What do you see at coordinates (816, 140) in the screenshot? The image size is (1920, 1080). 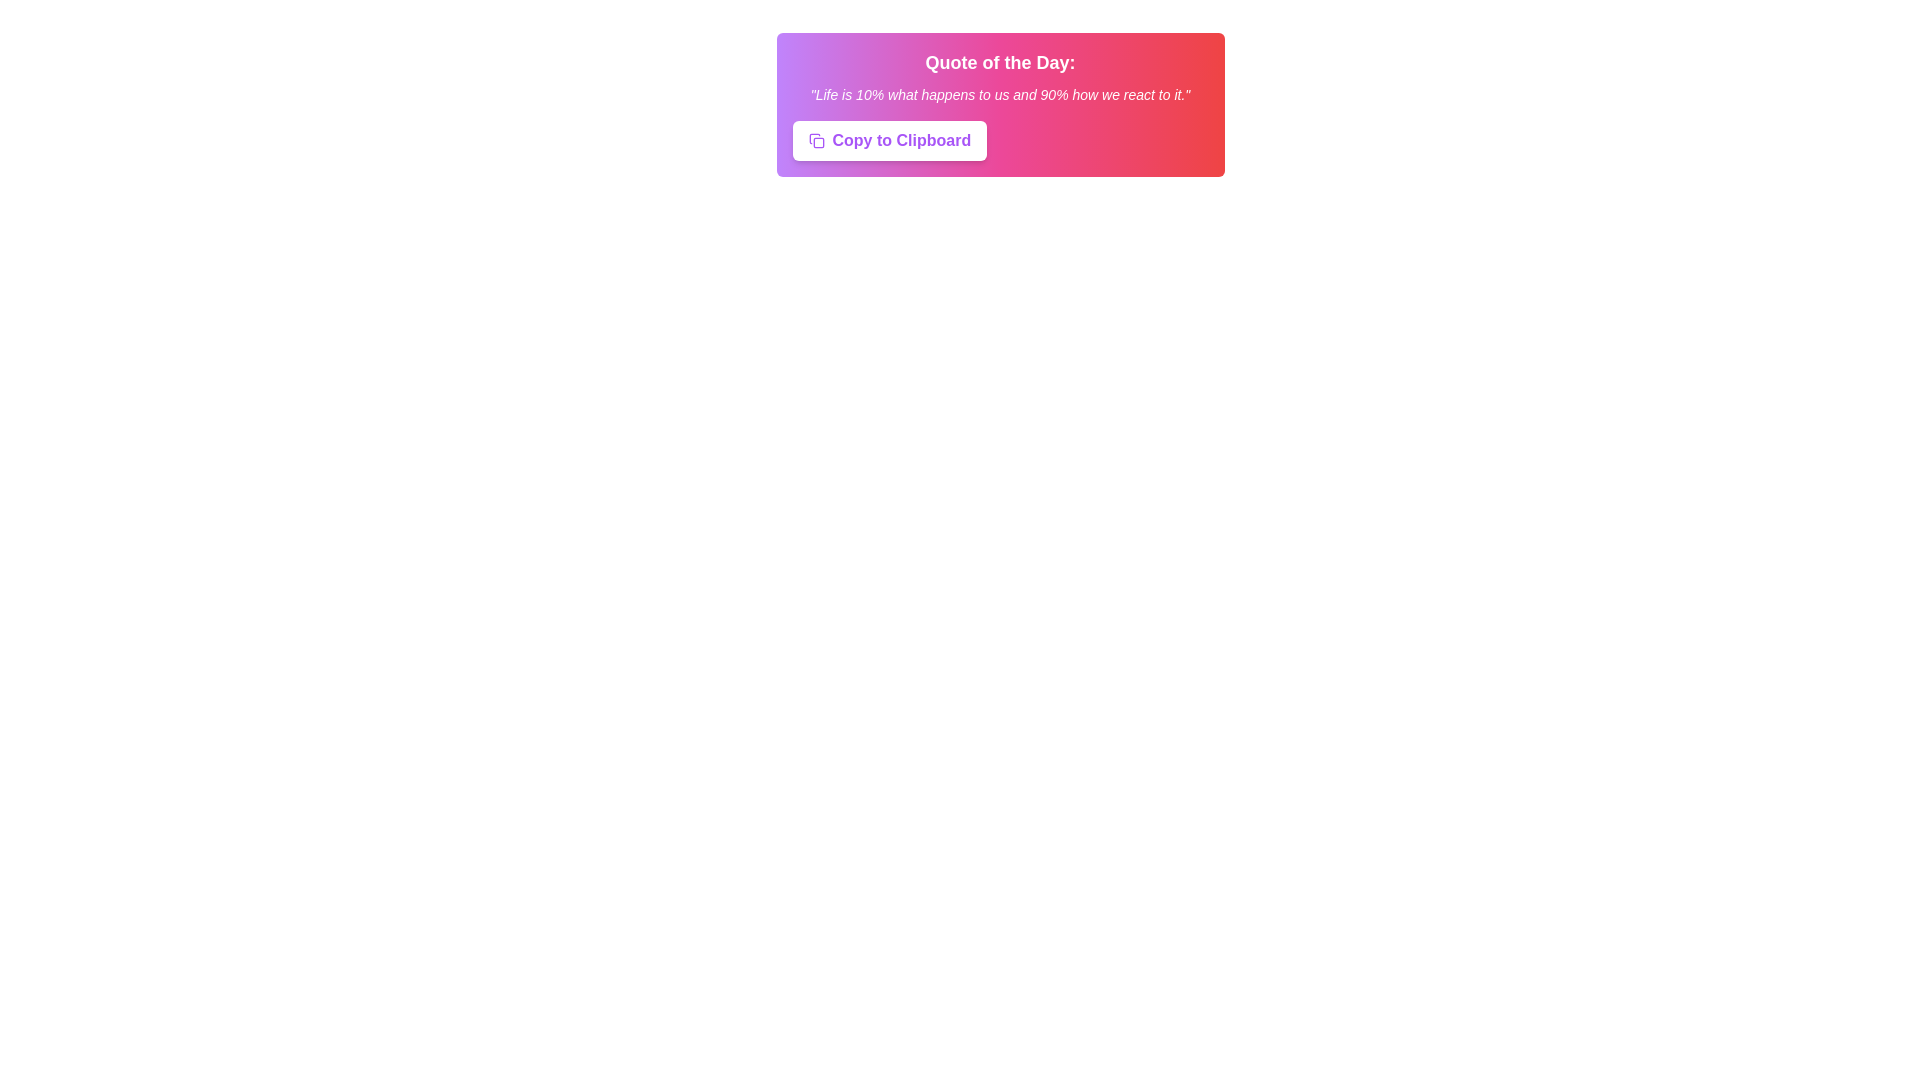 I see `the 'Copy to Clipboard' icon located to the left of the 'Copy to Clipboard' button` at bounding box center [816, 140].